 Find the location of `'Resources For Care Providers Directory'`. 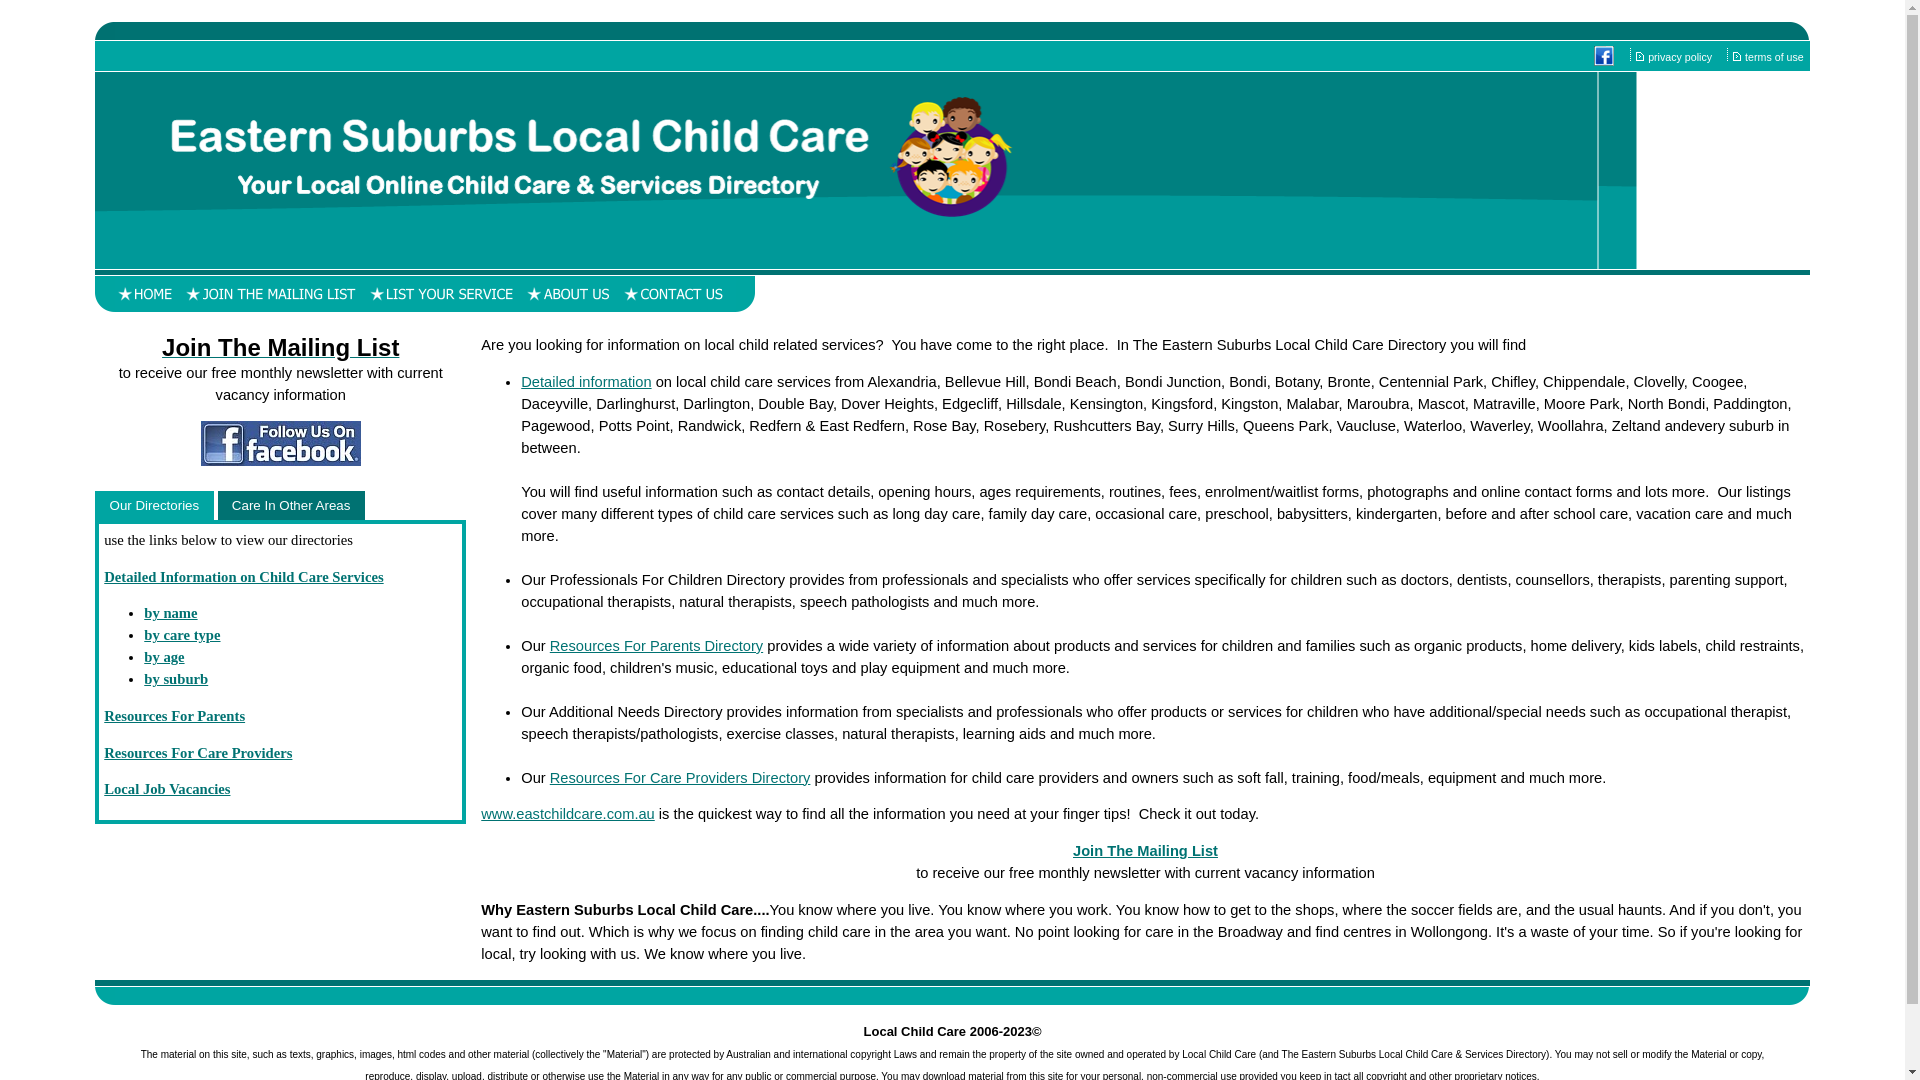

'Resources For Care Providers Directory' is located at coordinates (680, 777).